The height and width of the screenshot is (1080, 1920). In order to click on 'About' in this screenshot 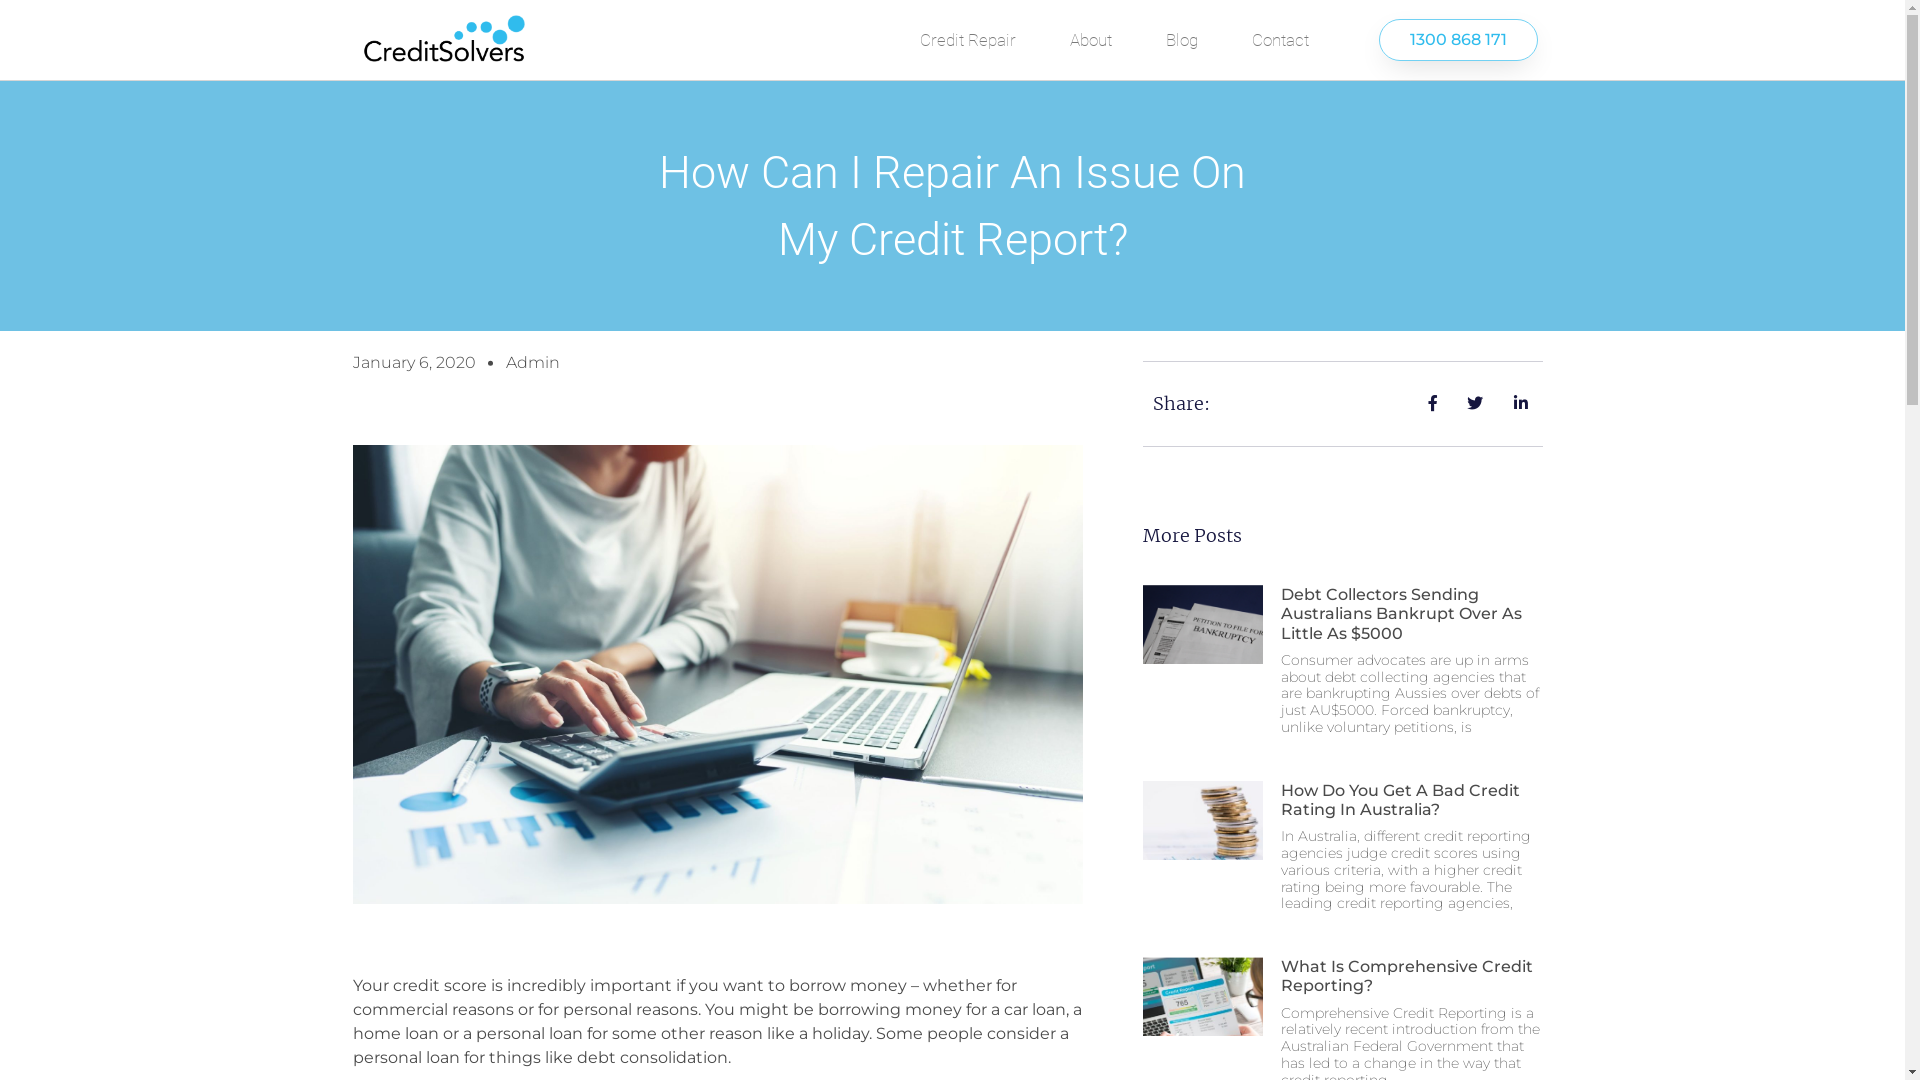, I will do `click(1089, 39)`.